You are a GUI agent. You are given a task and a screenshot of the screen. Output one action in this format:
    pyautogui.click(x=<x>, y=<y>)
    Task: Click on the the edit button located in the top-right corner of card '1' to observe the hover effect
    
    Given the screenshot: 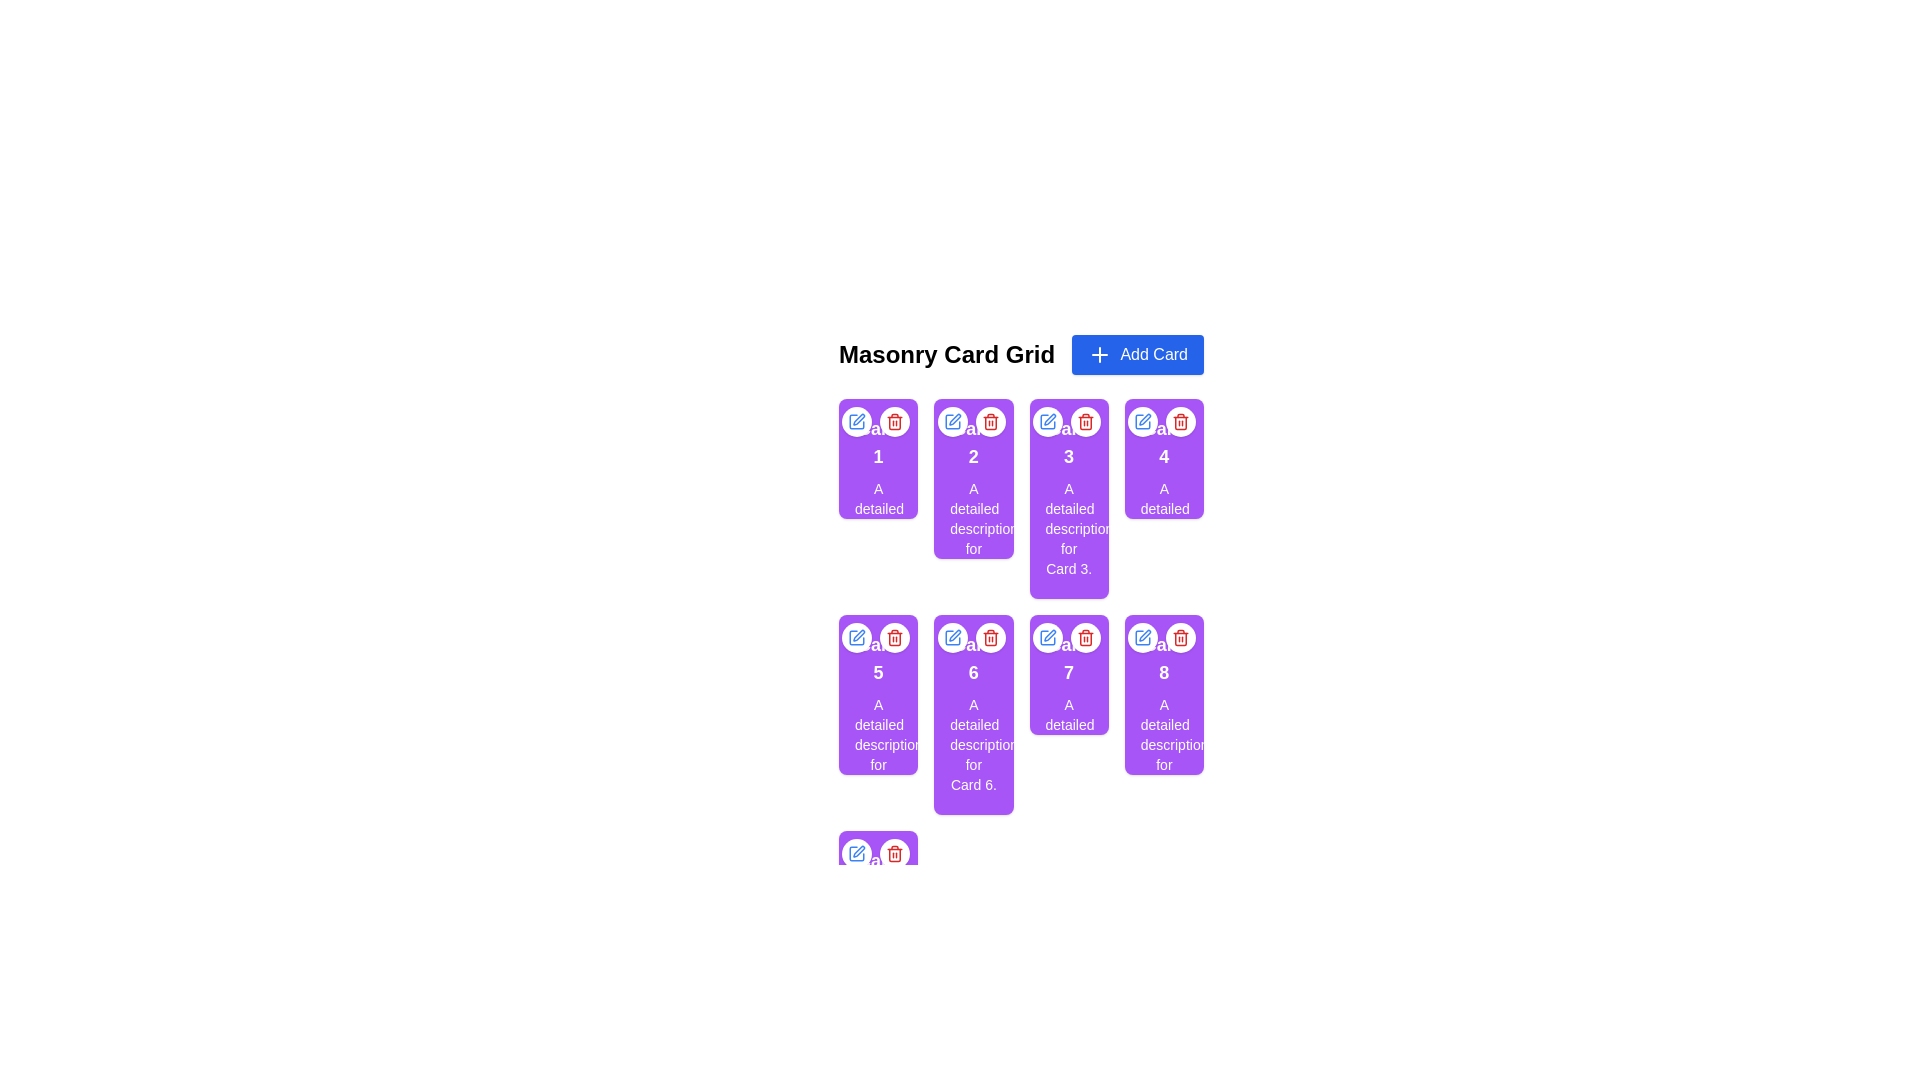 What is the action you would take?
    pyautogui.click(x=857, y=420)
    